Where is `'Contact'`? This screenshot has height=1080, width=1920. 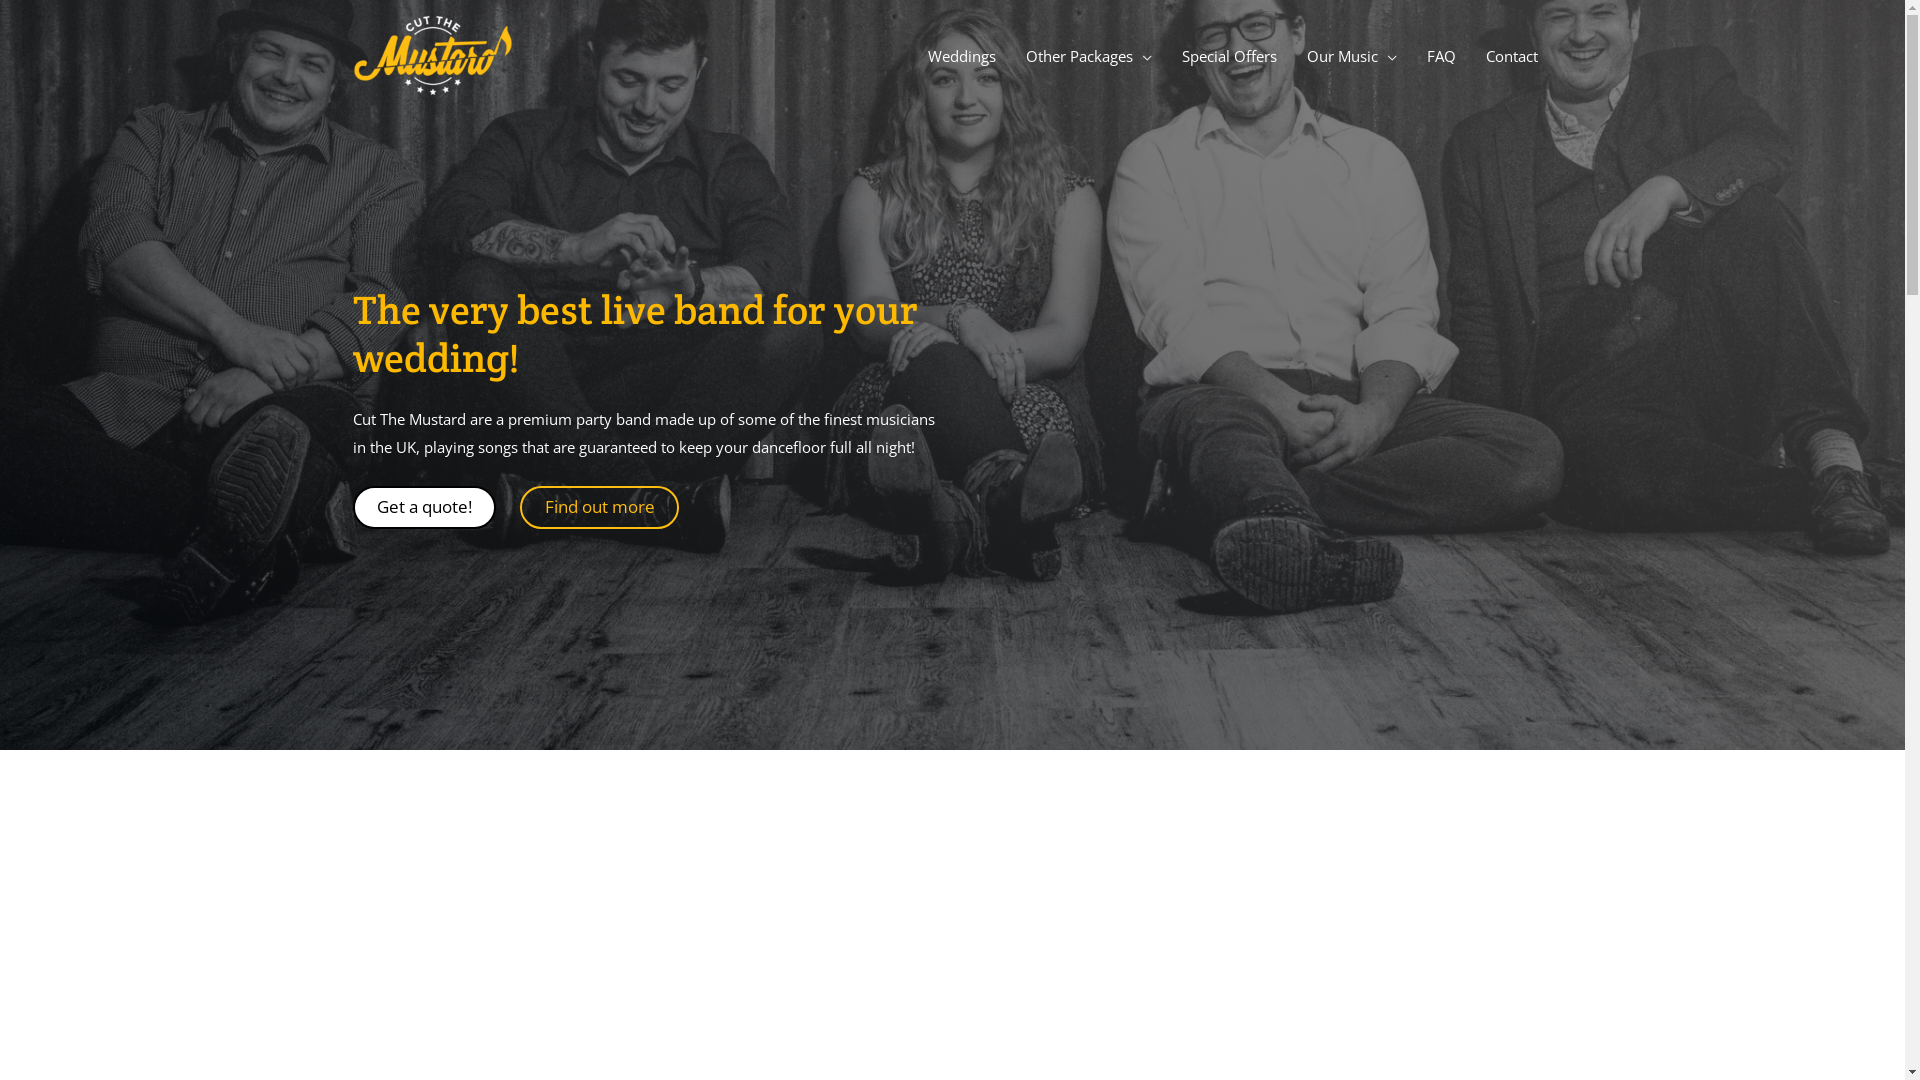 'Contact' is located at coordinates (1511, 53).